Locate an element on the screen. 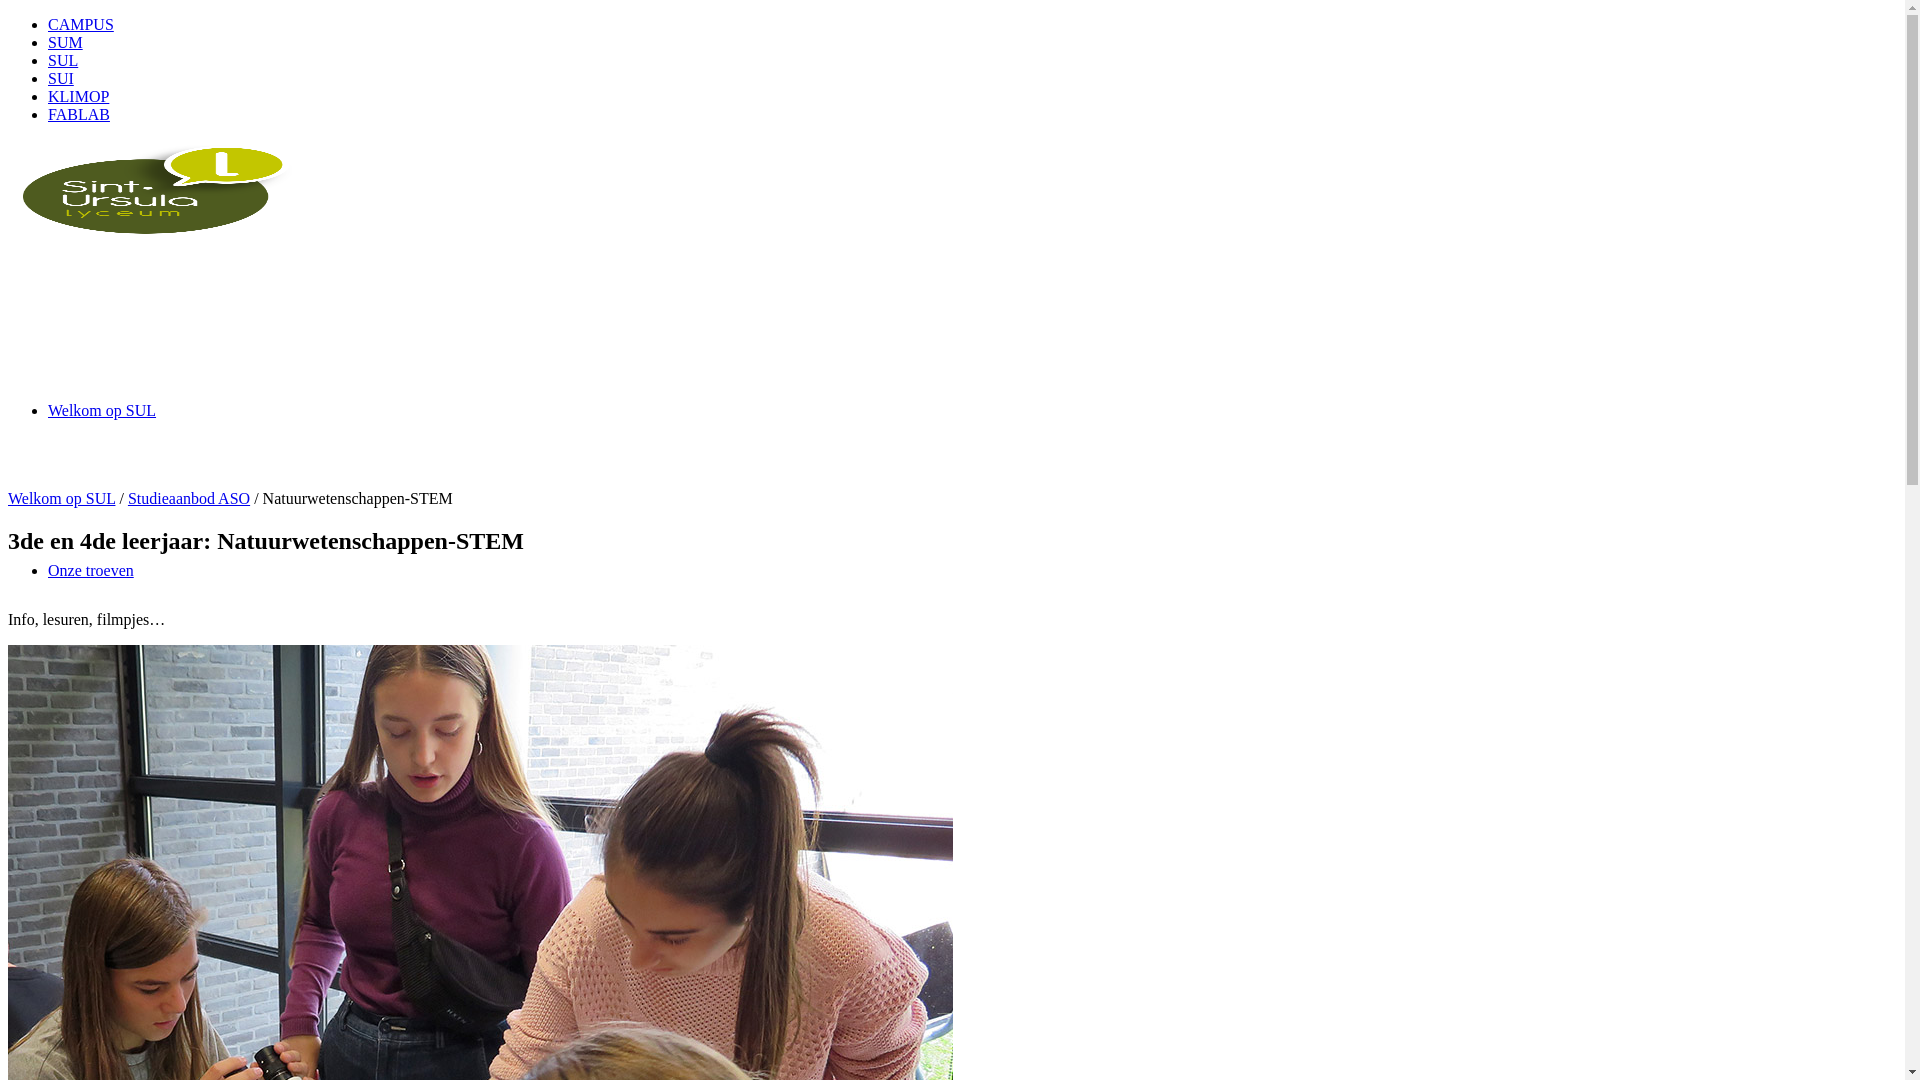 This screenshot has height=1080, width=1920. 'Studieaanbod' is located at coordinates (90, 730).